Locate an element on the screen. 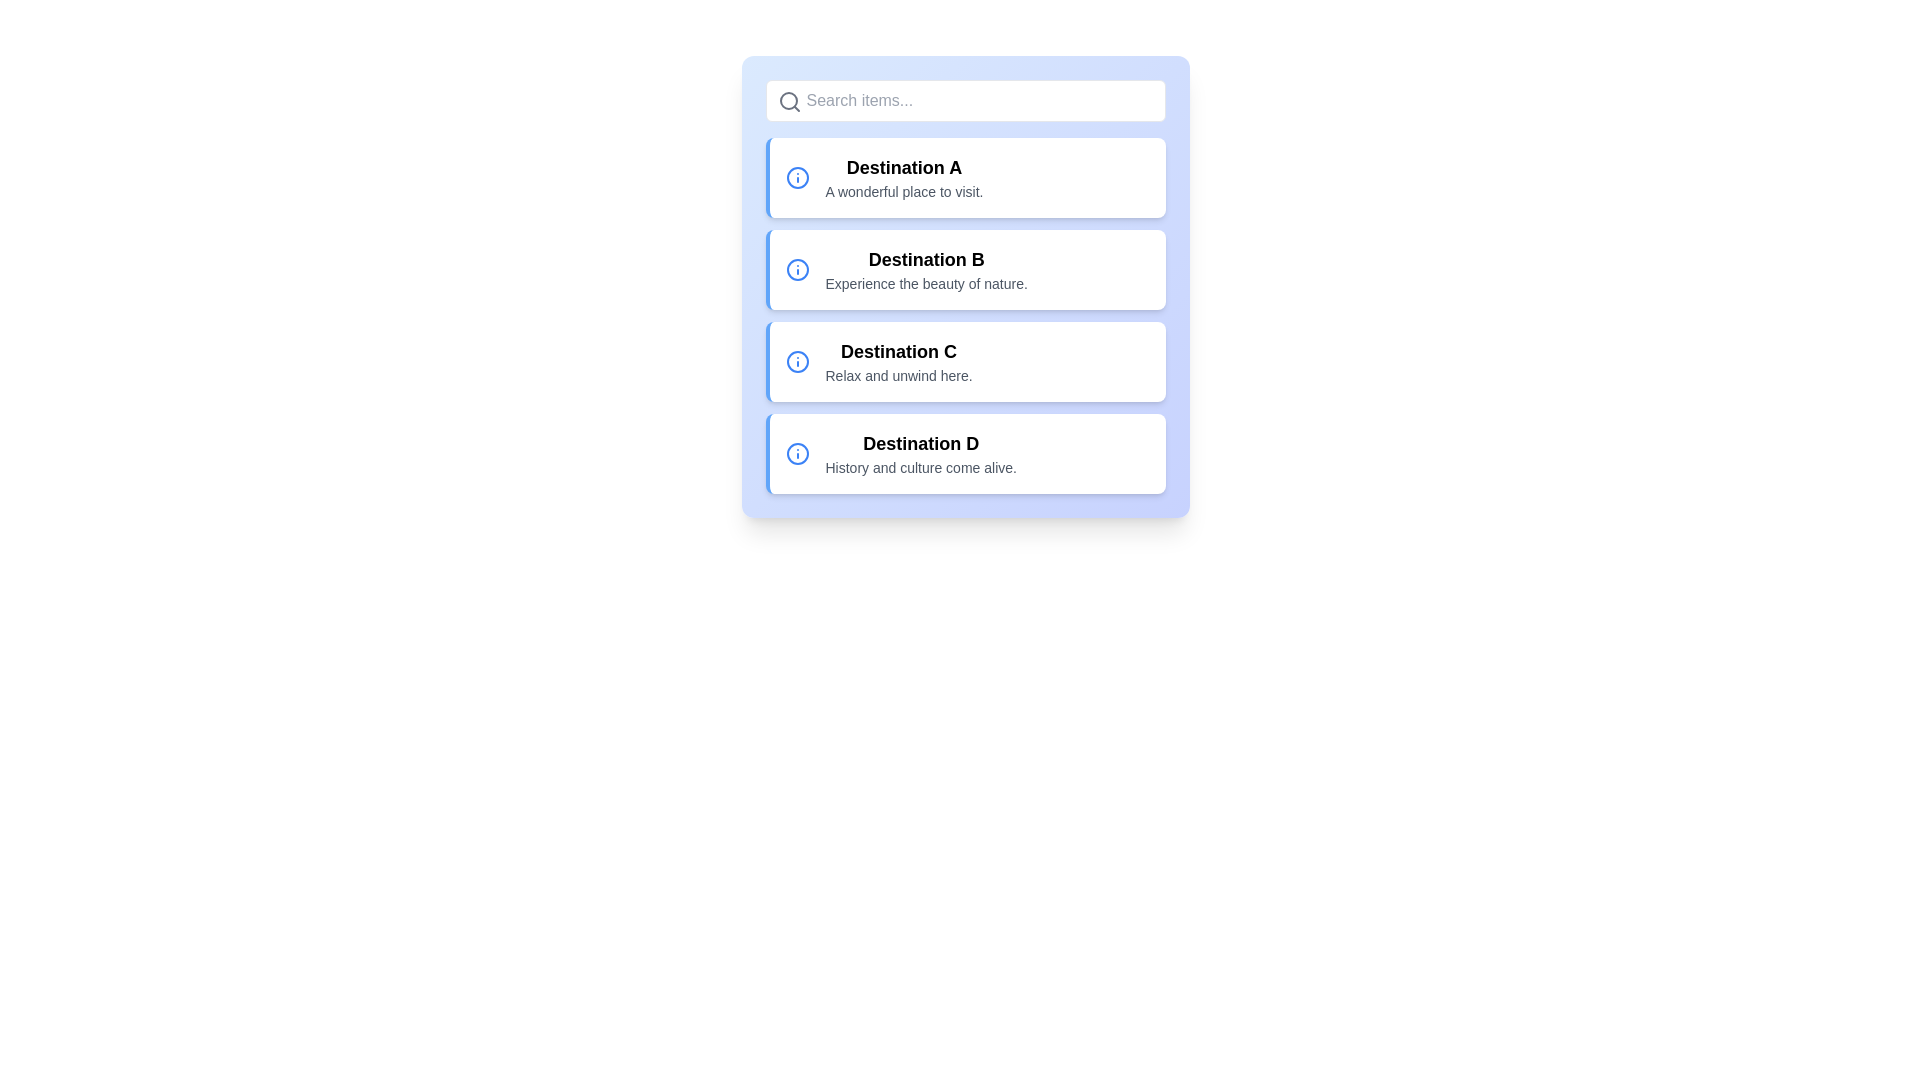 The width and height of the screenshot is (1920, 1080). the Text Label that contains the text 'History and culture come alive.' which is styled with smaller gray text and is located below the heading 'Destination D' is located at coordinates (920, 467).